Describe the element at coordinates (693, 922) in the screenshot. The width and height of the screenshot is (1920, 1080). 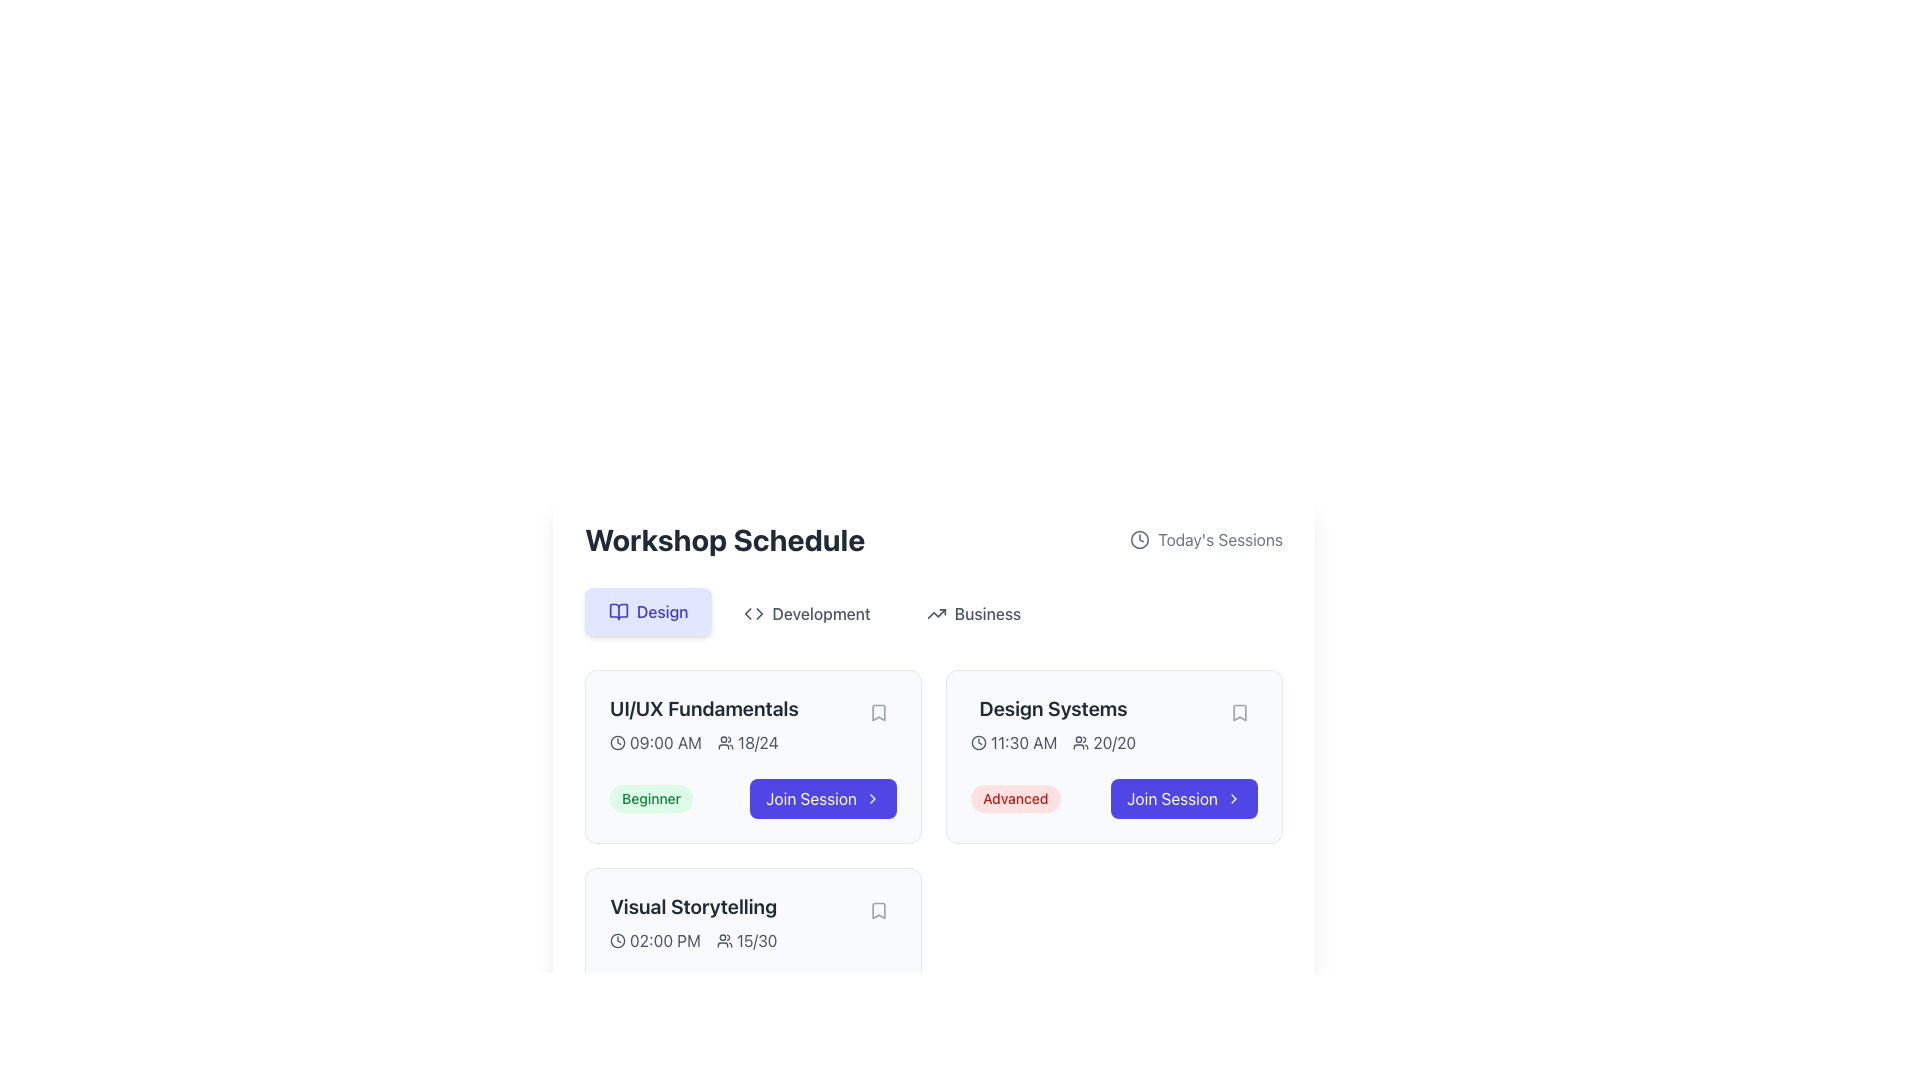
I see `the informational card for the workshop session located in the second row of the 'Design' category section, which is the third session card from the top-left` at that location.